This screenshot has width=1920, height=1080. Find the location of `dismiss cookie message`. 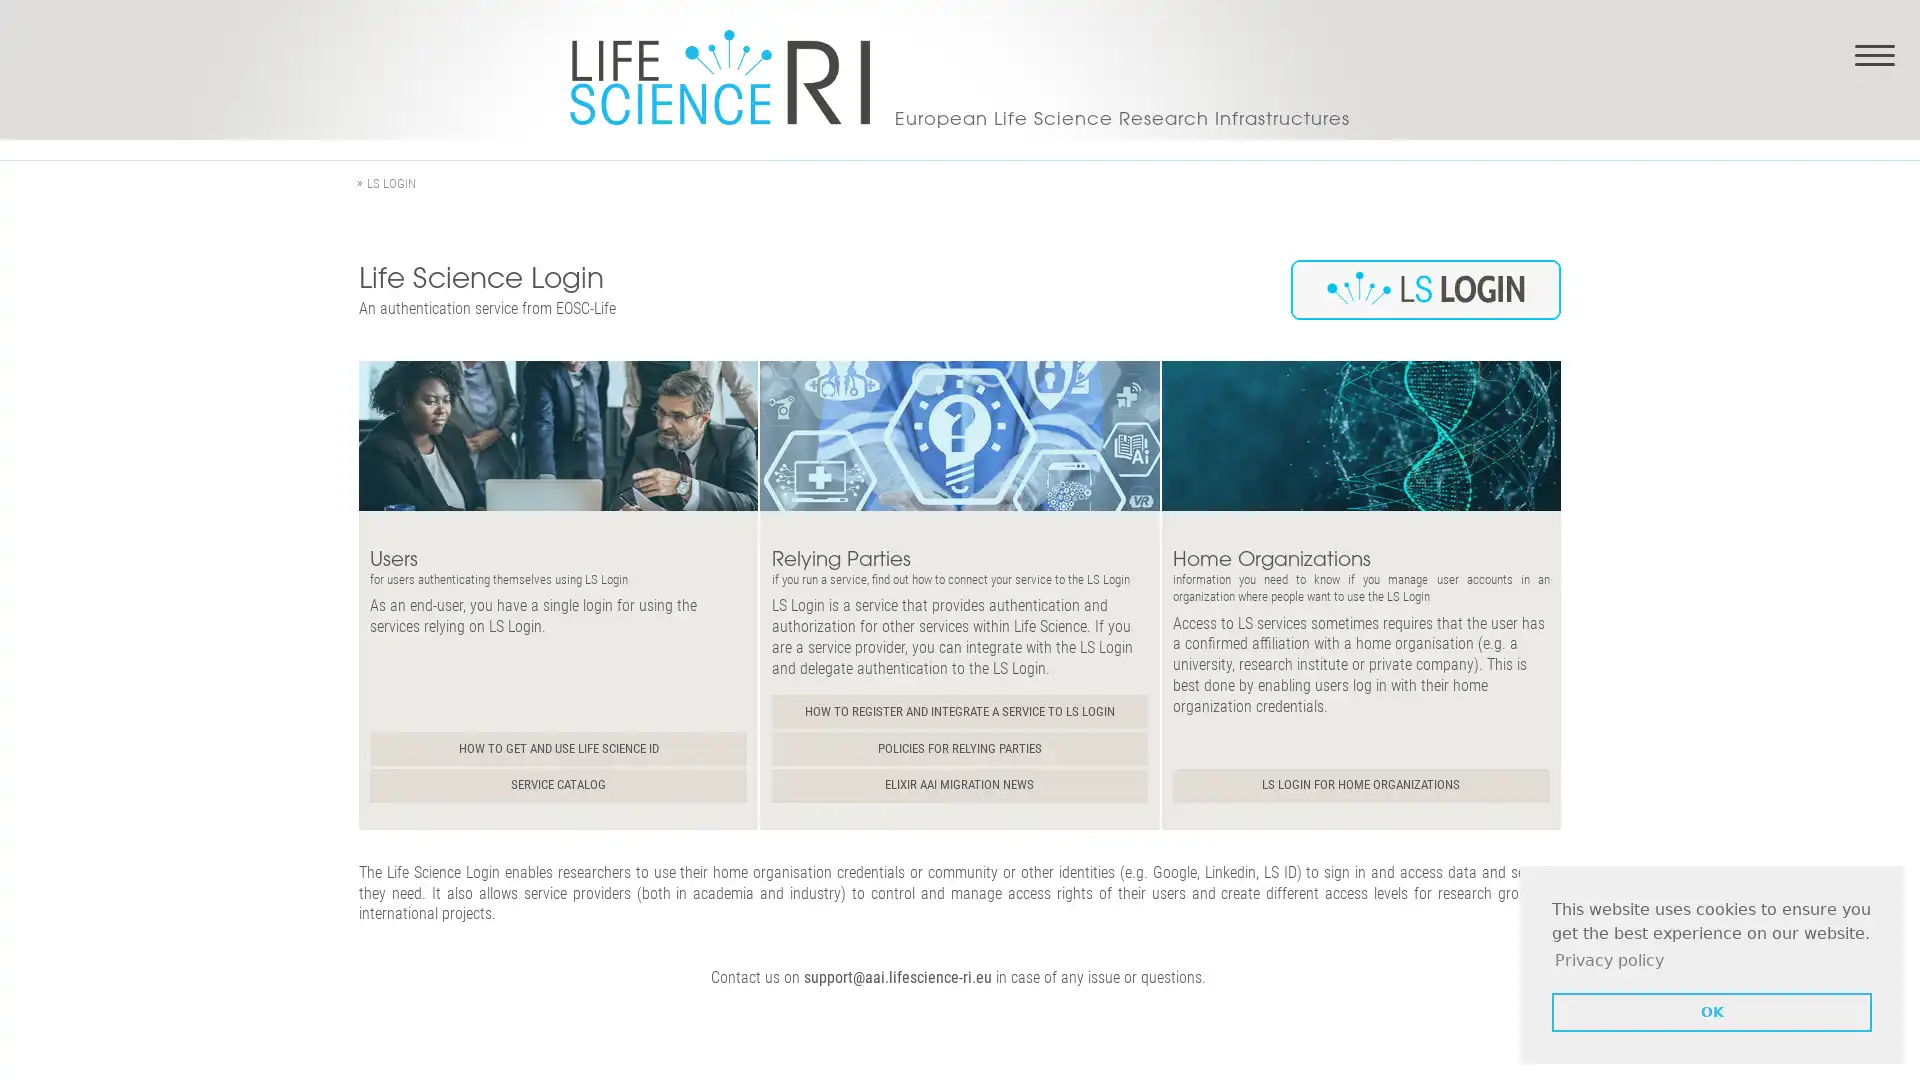

dismiss cookie message is located at coordinates (1711, 1011).